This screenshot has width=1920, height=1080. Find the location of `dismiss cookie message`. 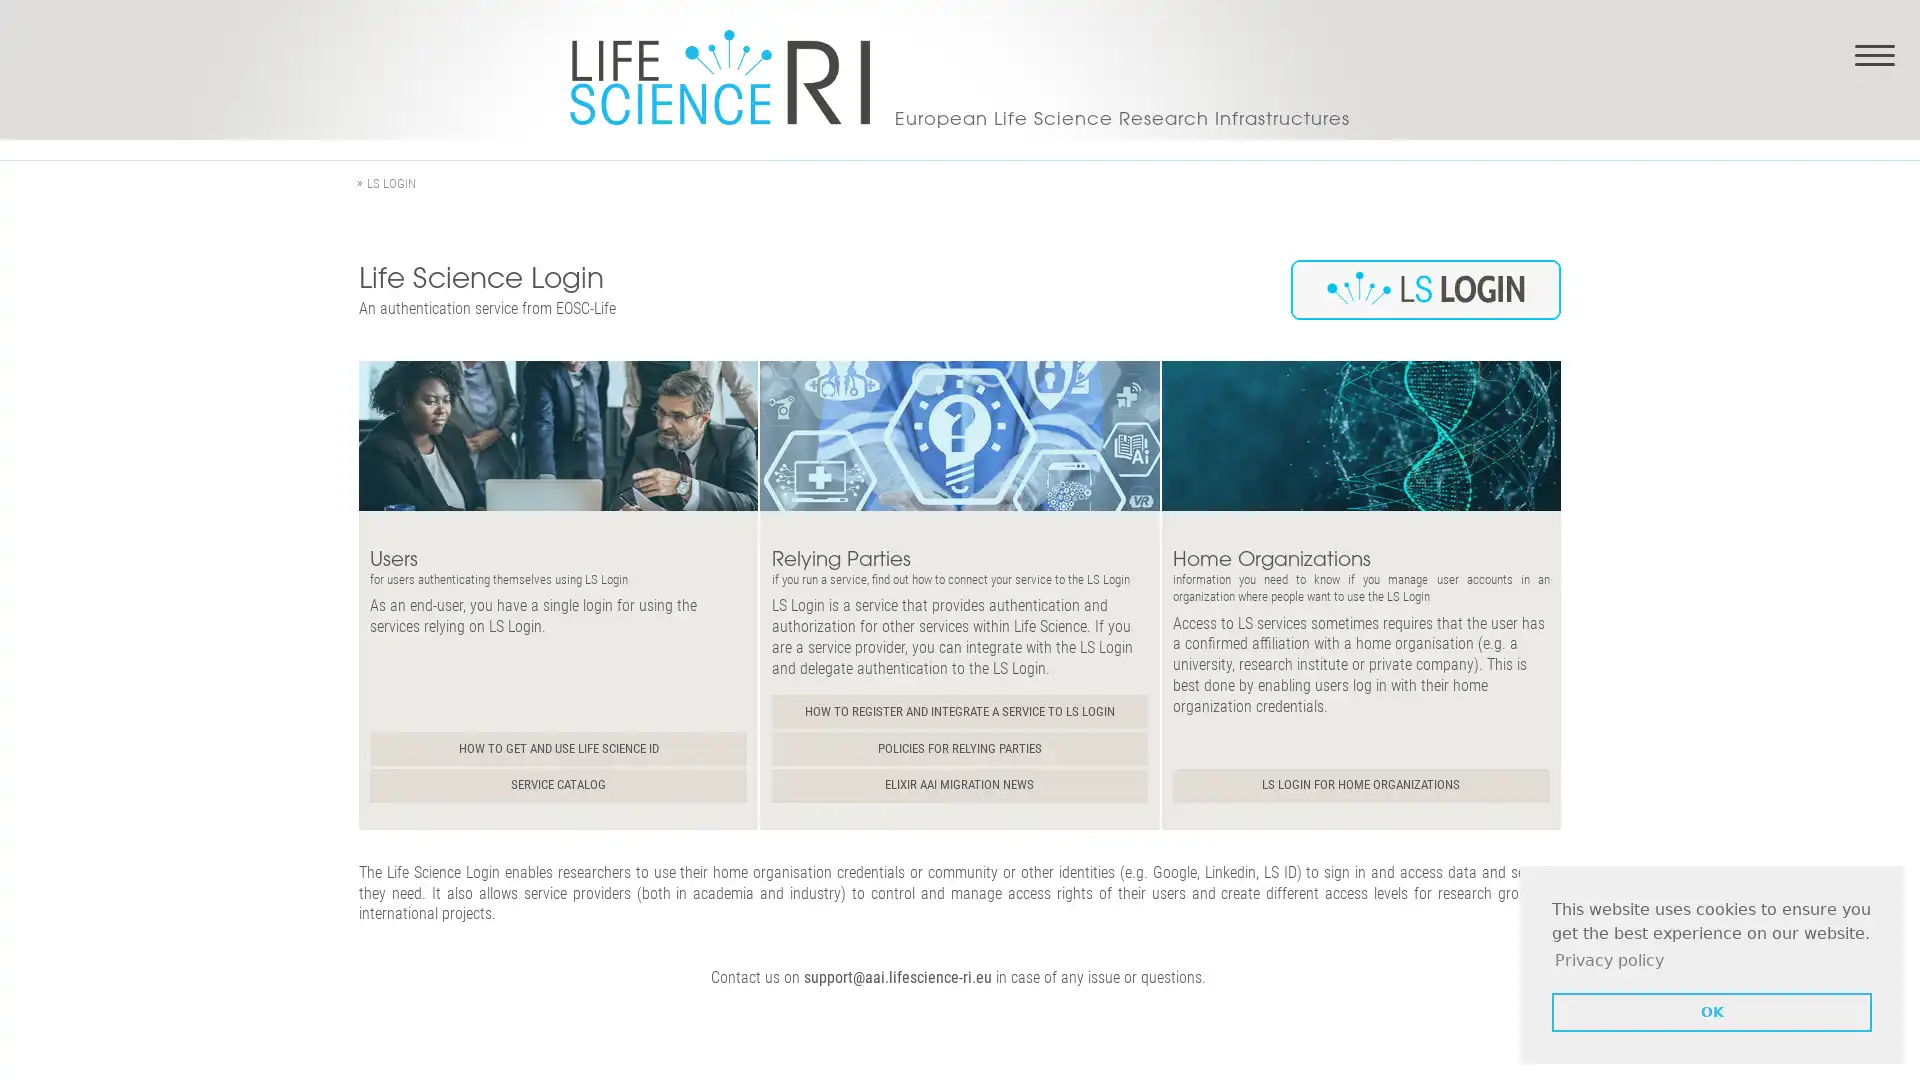

dismiss cookie message is located at coordinates (1711, 1011).